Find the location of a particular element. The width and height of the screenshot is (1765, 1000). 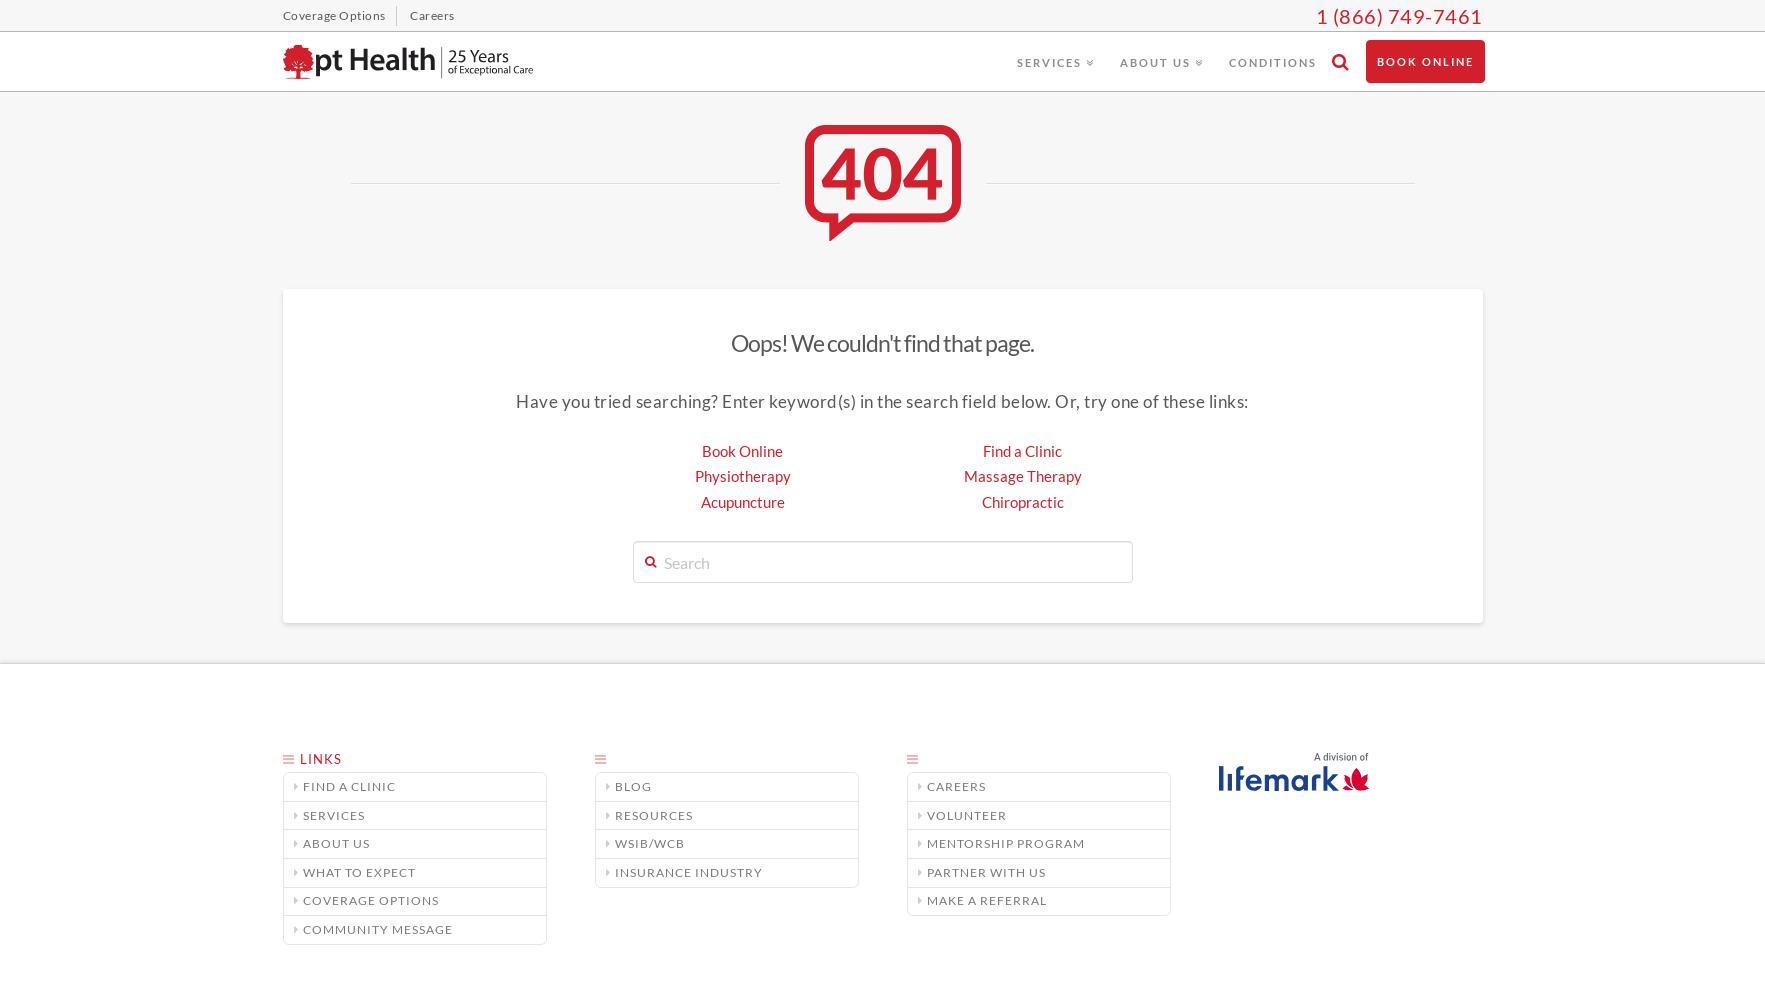

'WSIB/WCB' is located at coordinates (649, 842).